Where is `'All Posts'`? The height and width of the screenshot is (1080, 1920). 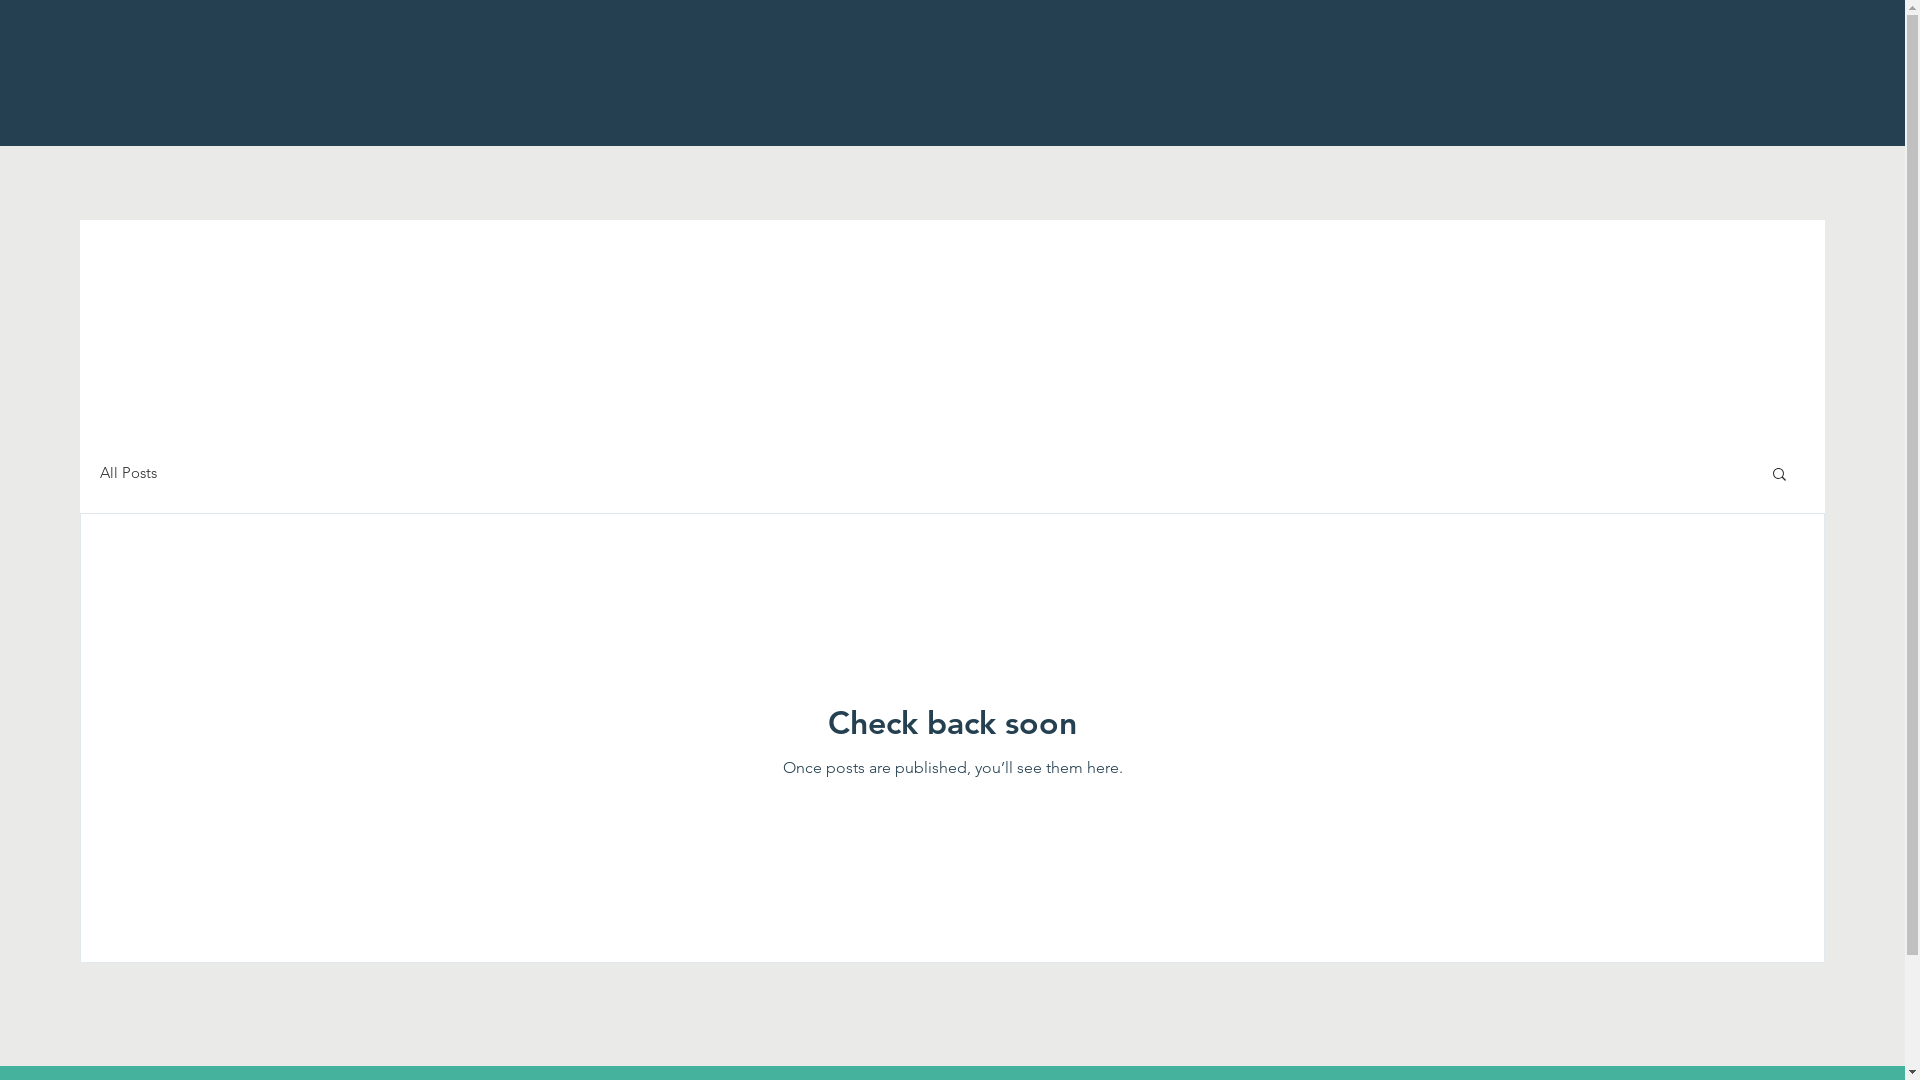
'All Posts' is located at coordinates (99, 472).